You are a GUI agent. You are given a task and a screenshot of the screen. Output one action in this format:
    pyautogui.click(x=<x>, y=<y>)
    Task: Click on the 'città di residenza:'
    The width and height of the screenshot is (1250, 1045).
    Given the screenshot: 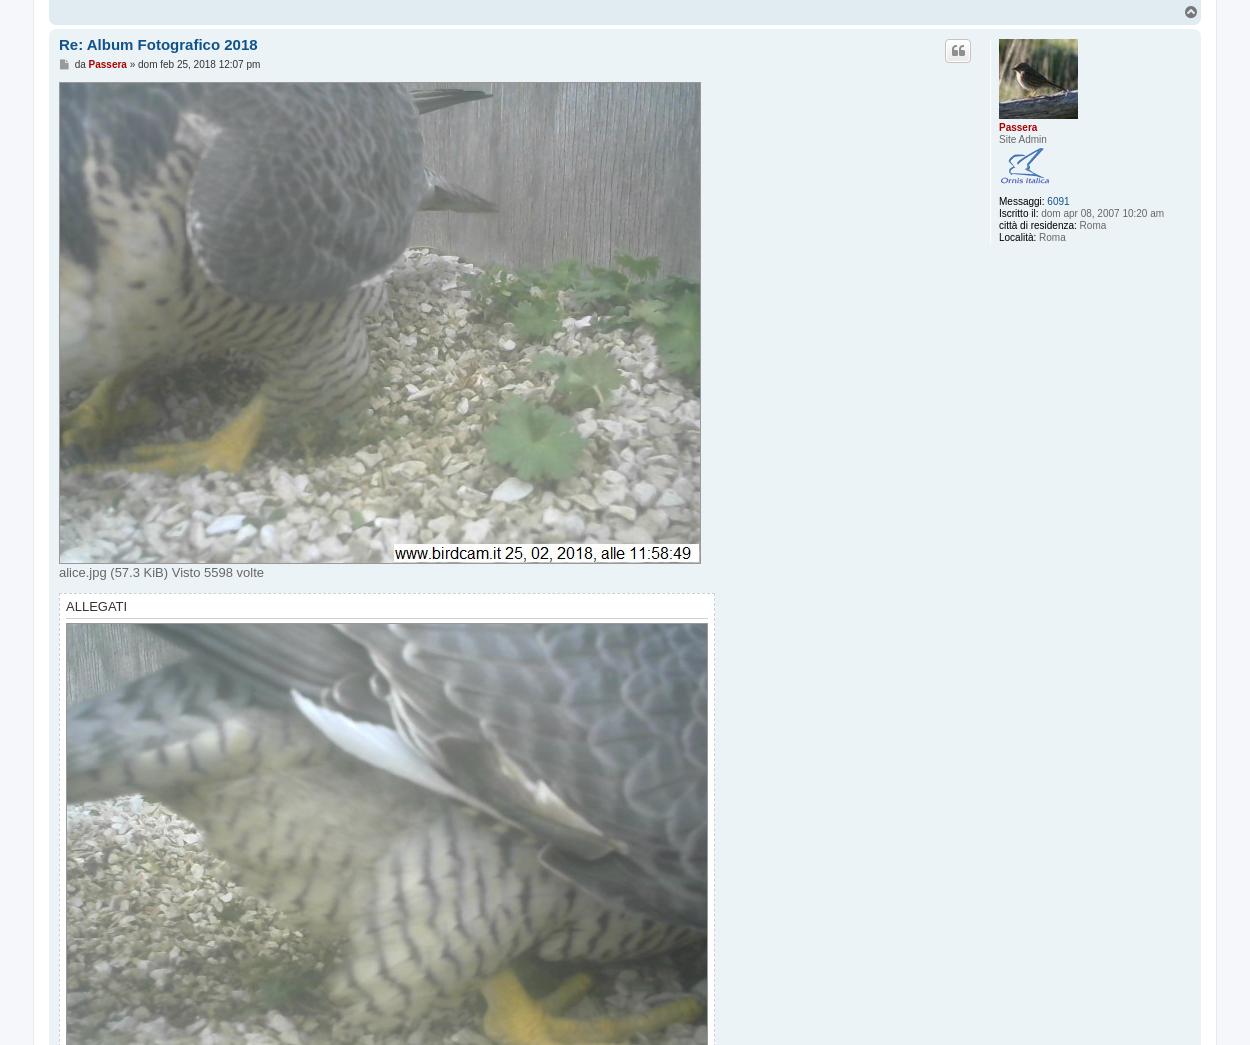 What is the action you would take?
    pyautogui.click(x=1037, y=225)
    